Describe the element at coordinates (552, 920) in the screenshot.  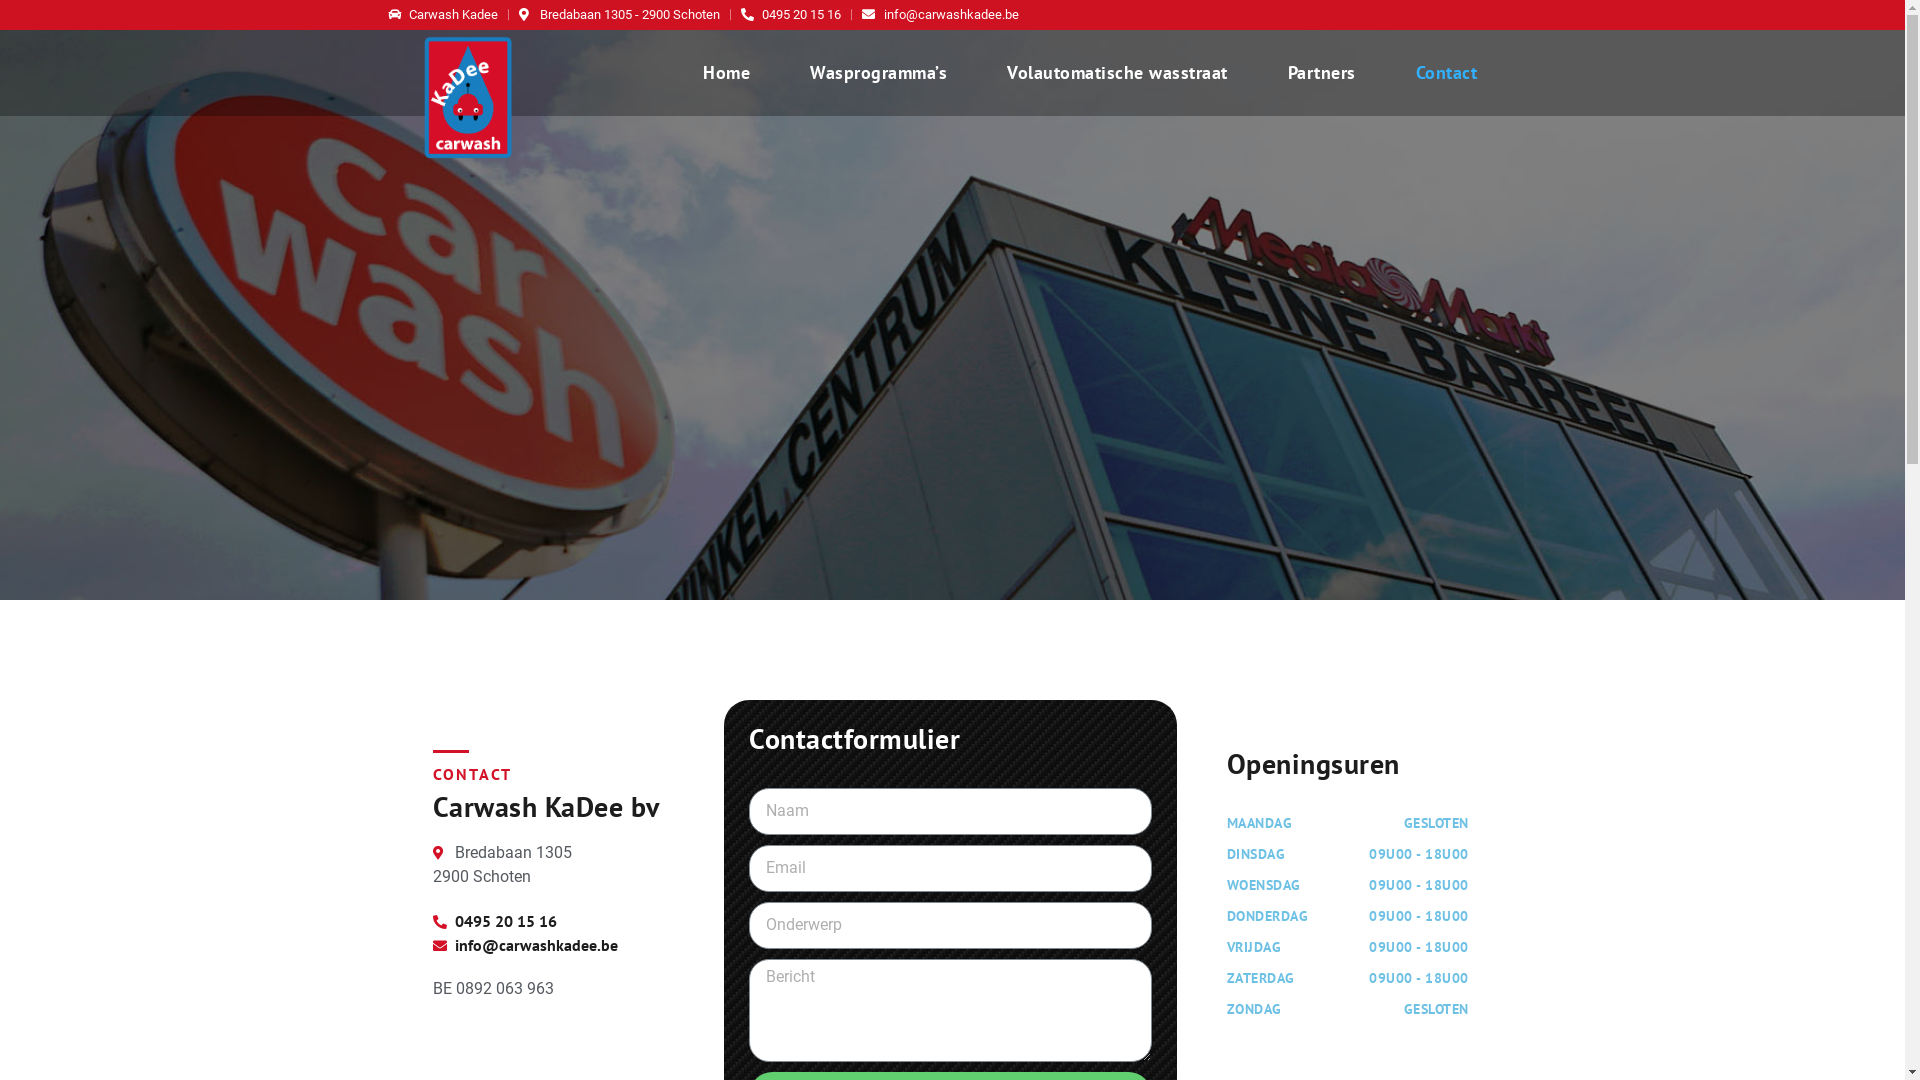
I see `'0495 20 15 16'` at that location.